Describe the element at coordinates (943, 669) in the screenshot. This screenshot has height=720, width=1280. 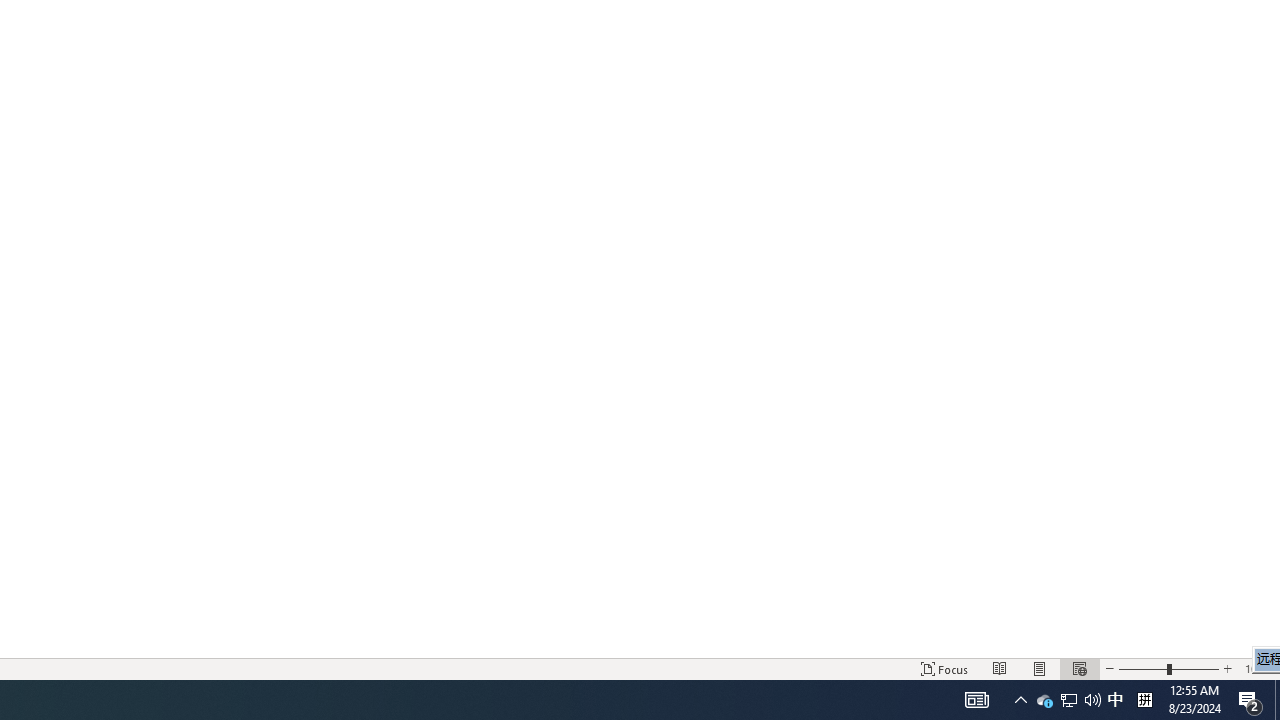
I see `'Focus '` at that location.